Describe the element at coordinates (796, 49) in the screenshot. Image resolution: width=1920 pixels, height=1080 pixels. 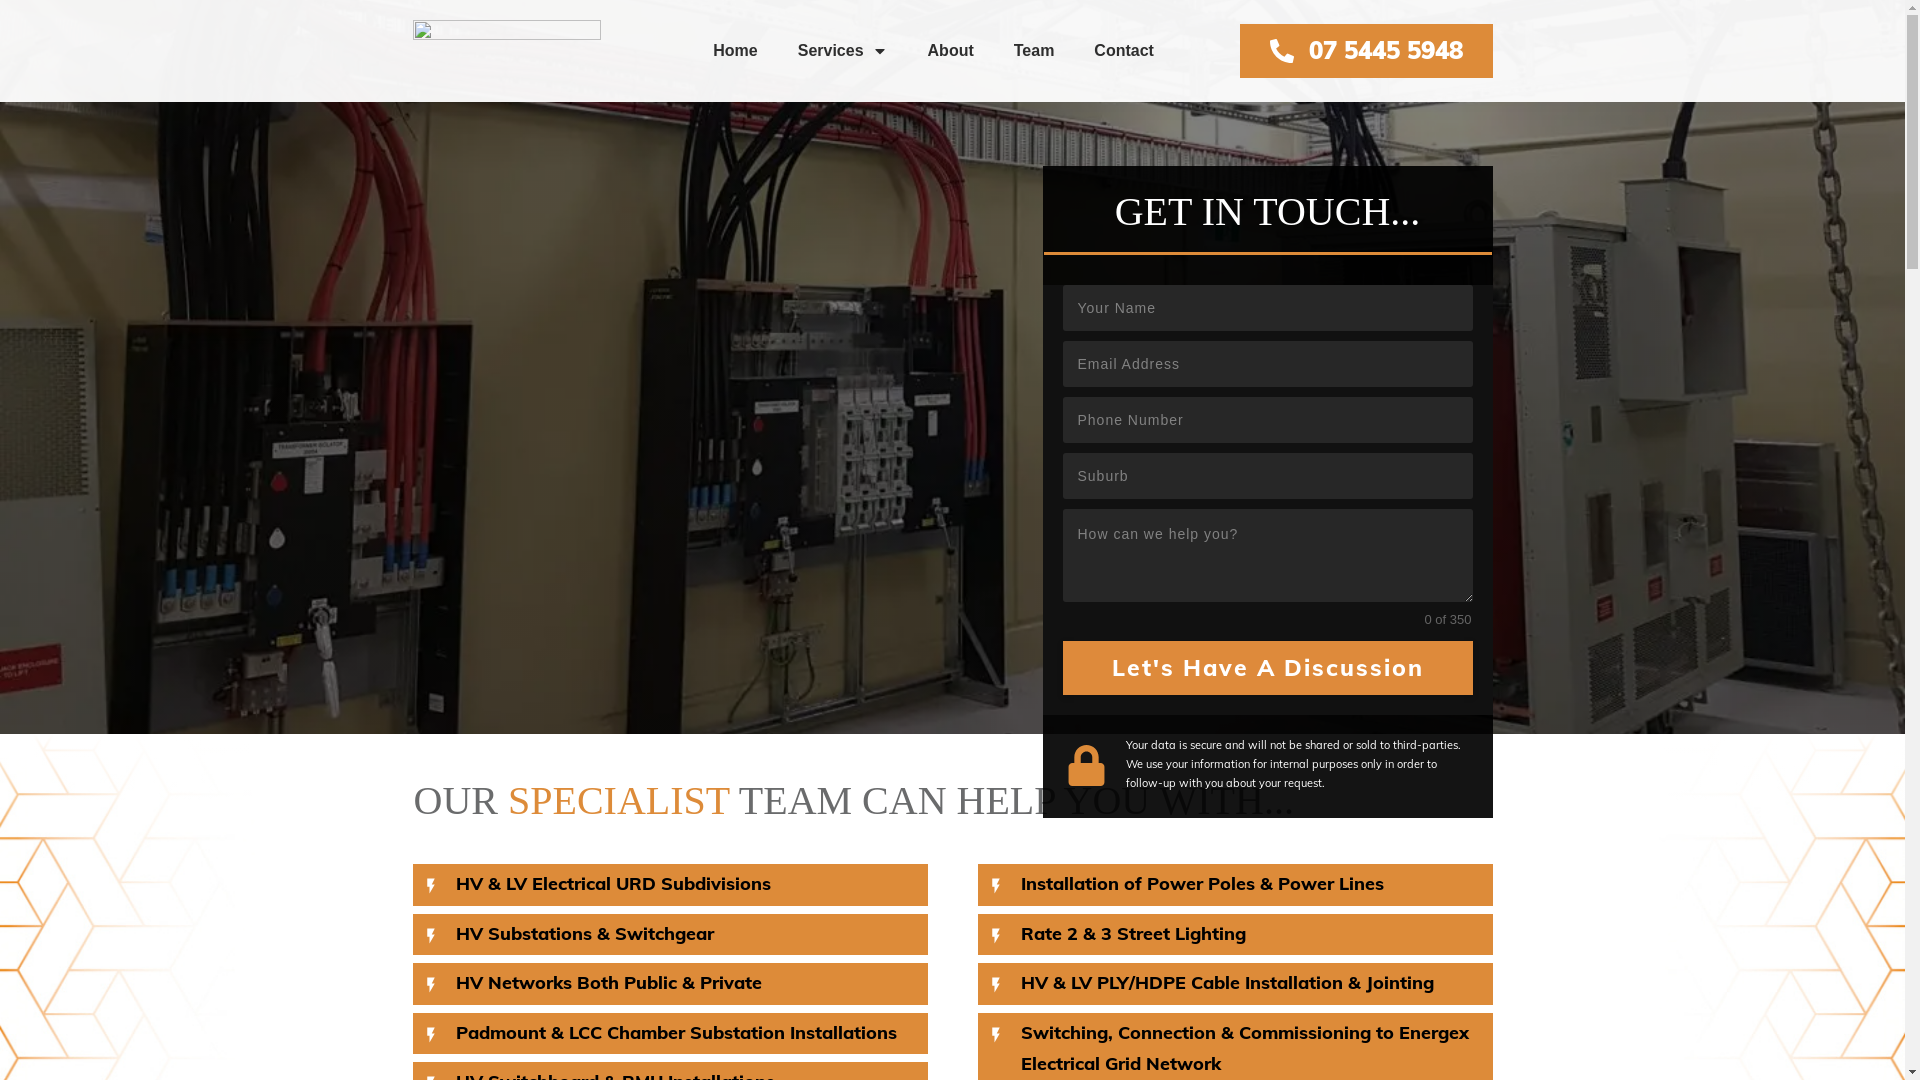
I see `'Services'` at that location.